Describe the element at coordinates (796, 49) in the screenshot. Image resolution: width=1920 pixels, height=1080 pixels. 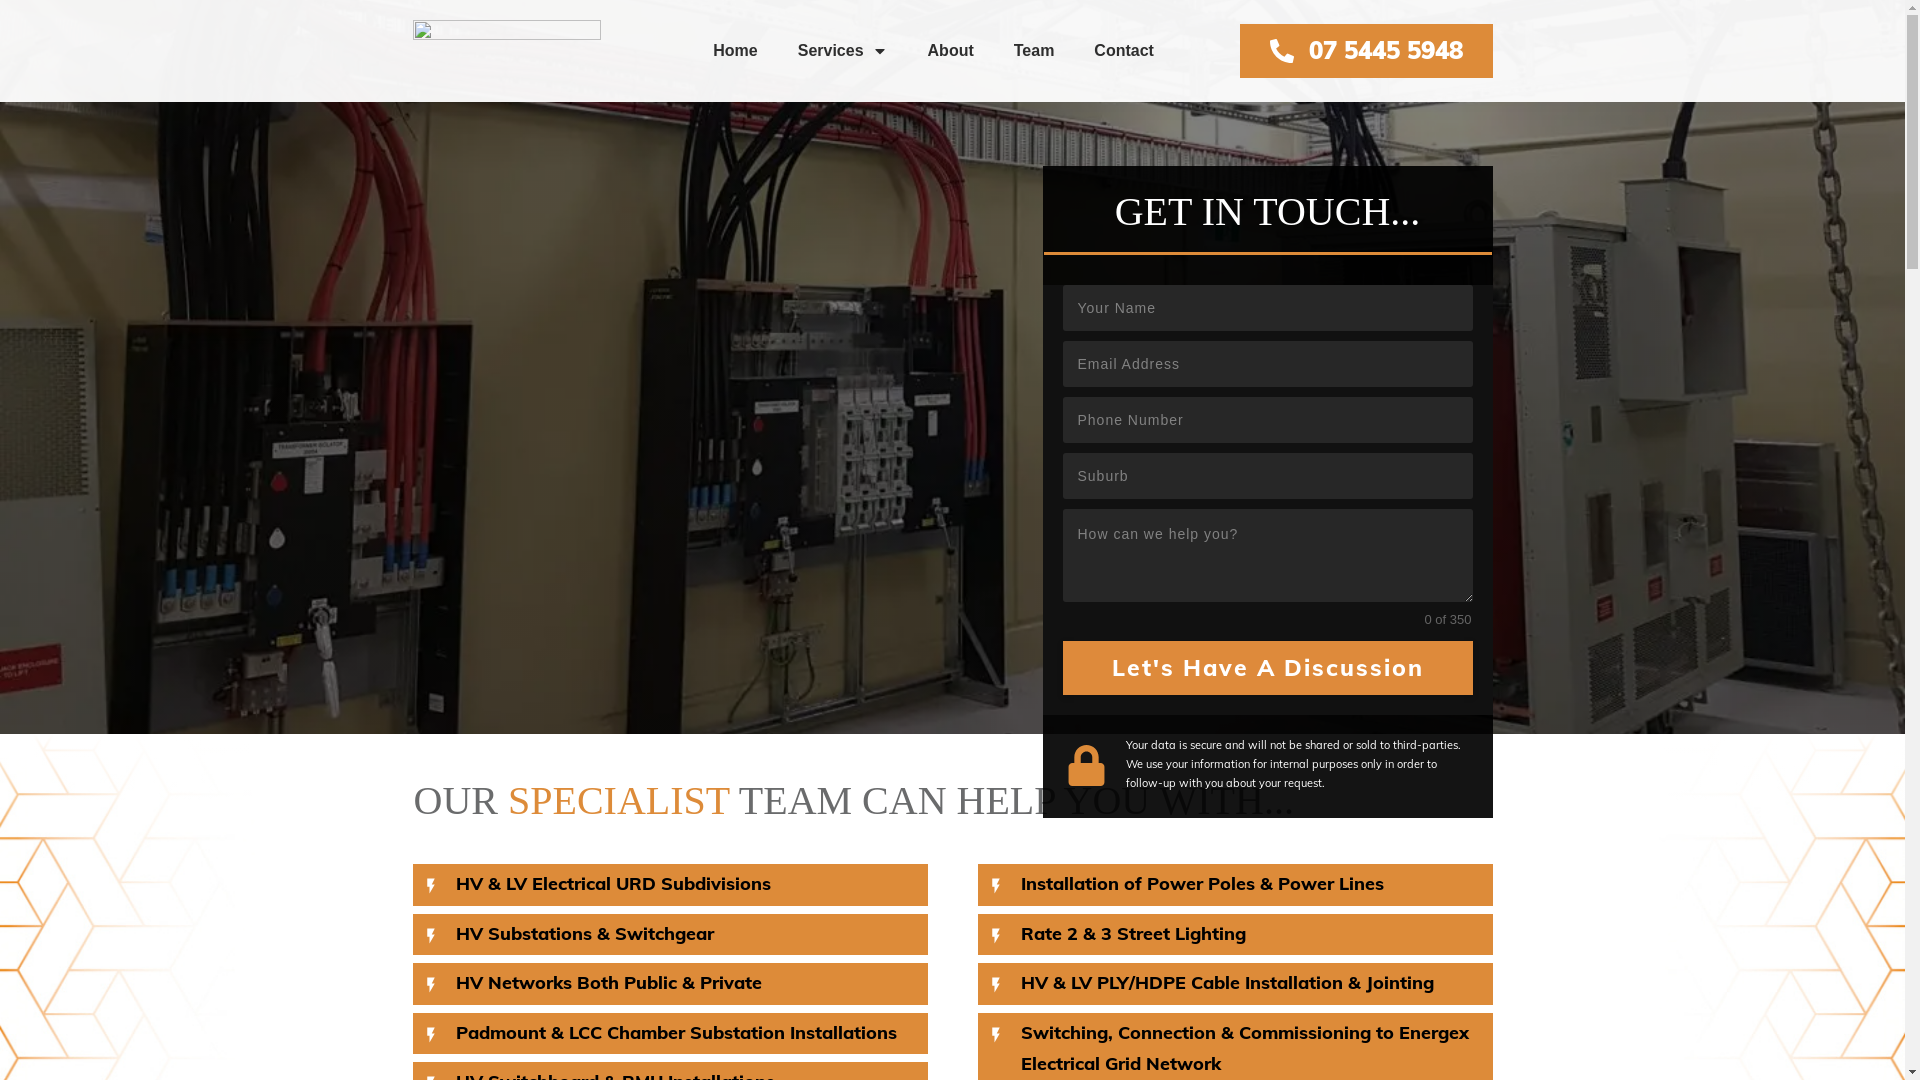
I see `'Services'` at that location.